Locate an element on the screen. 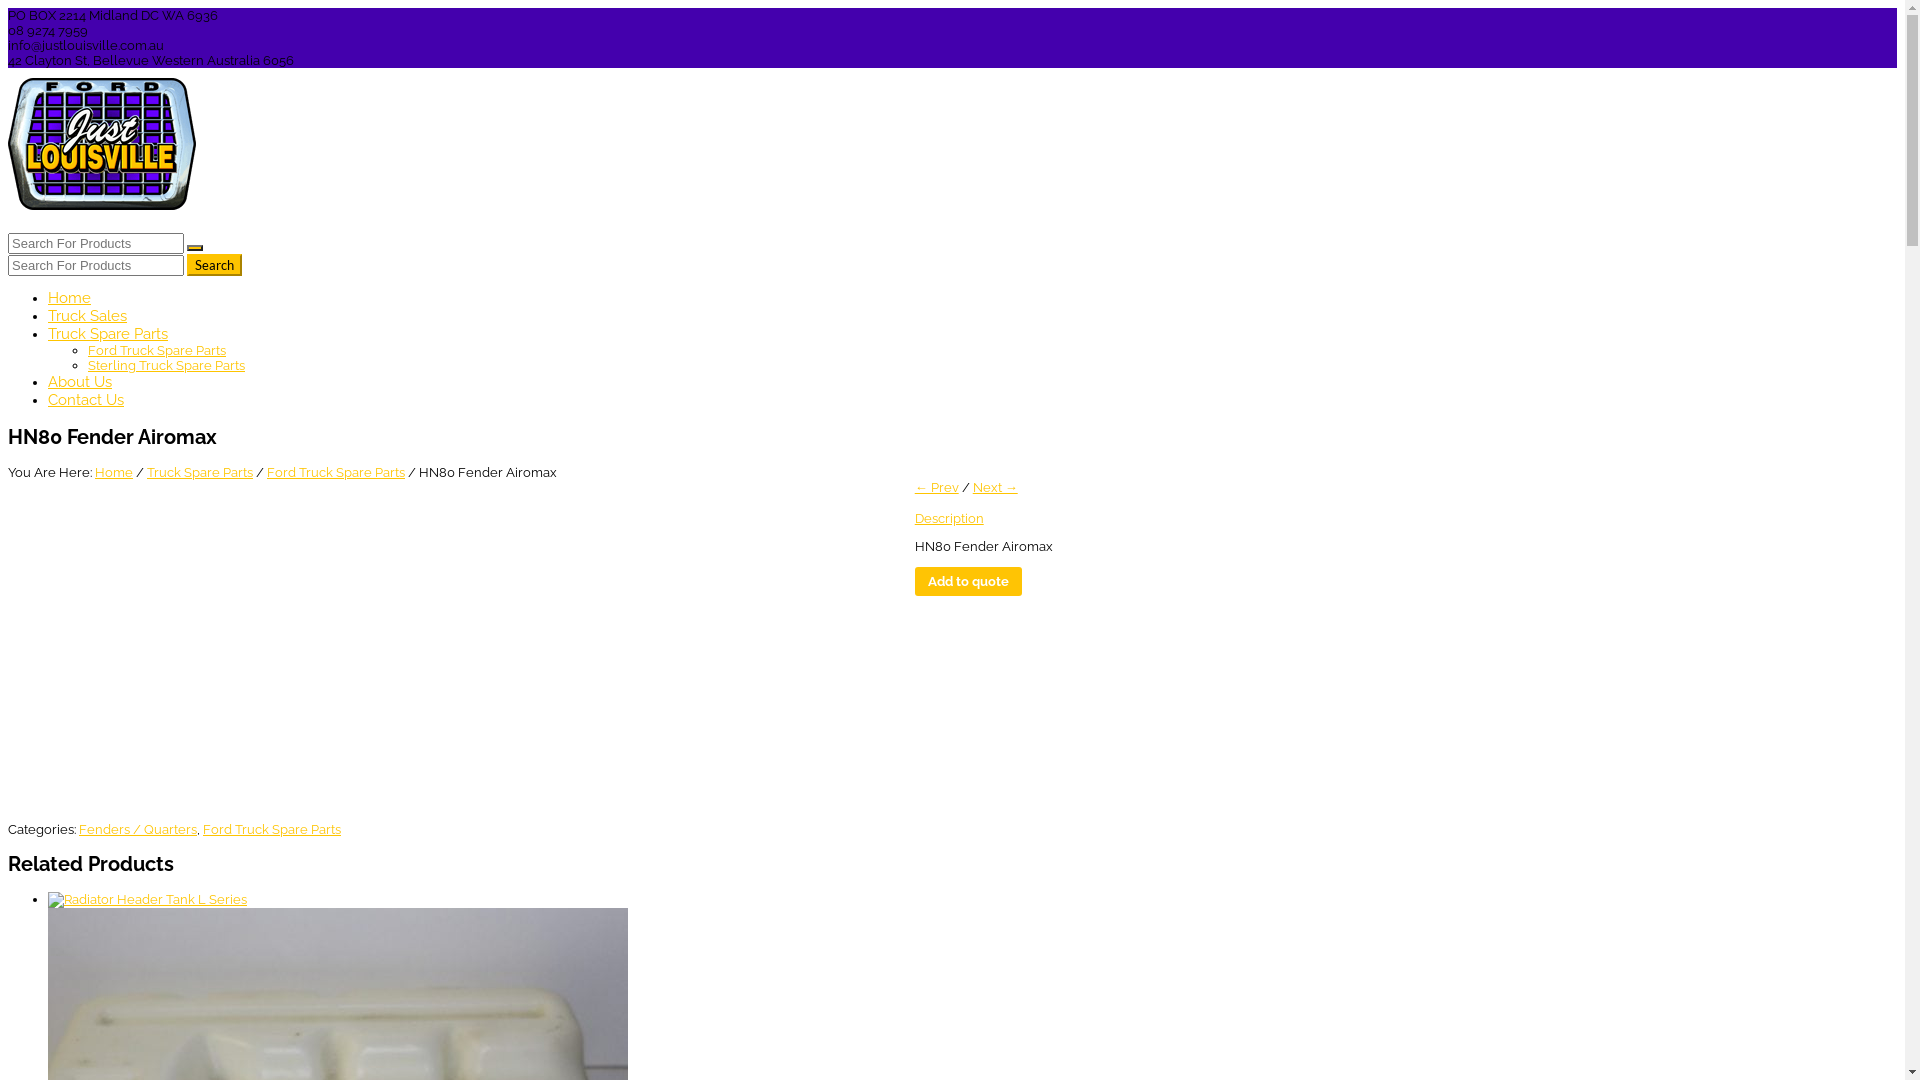  'Fenders / Quarters' is located at coordinates (137, 829).